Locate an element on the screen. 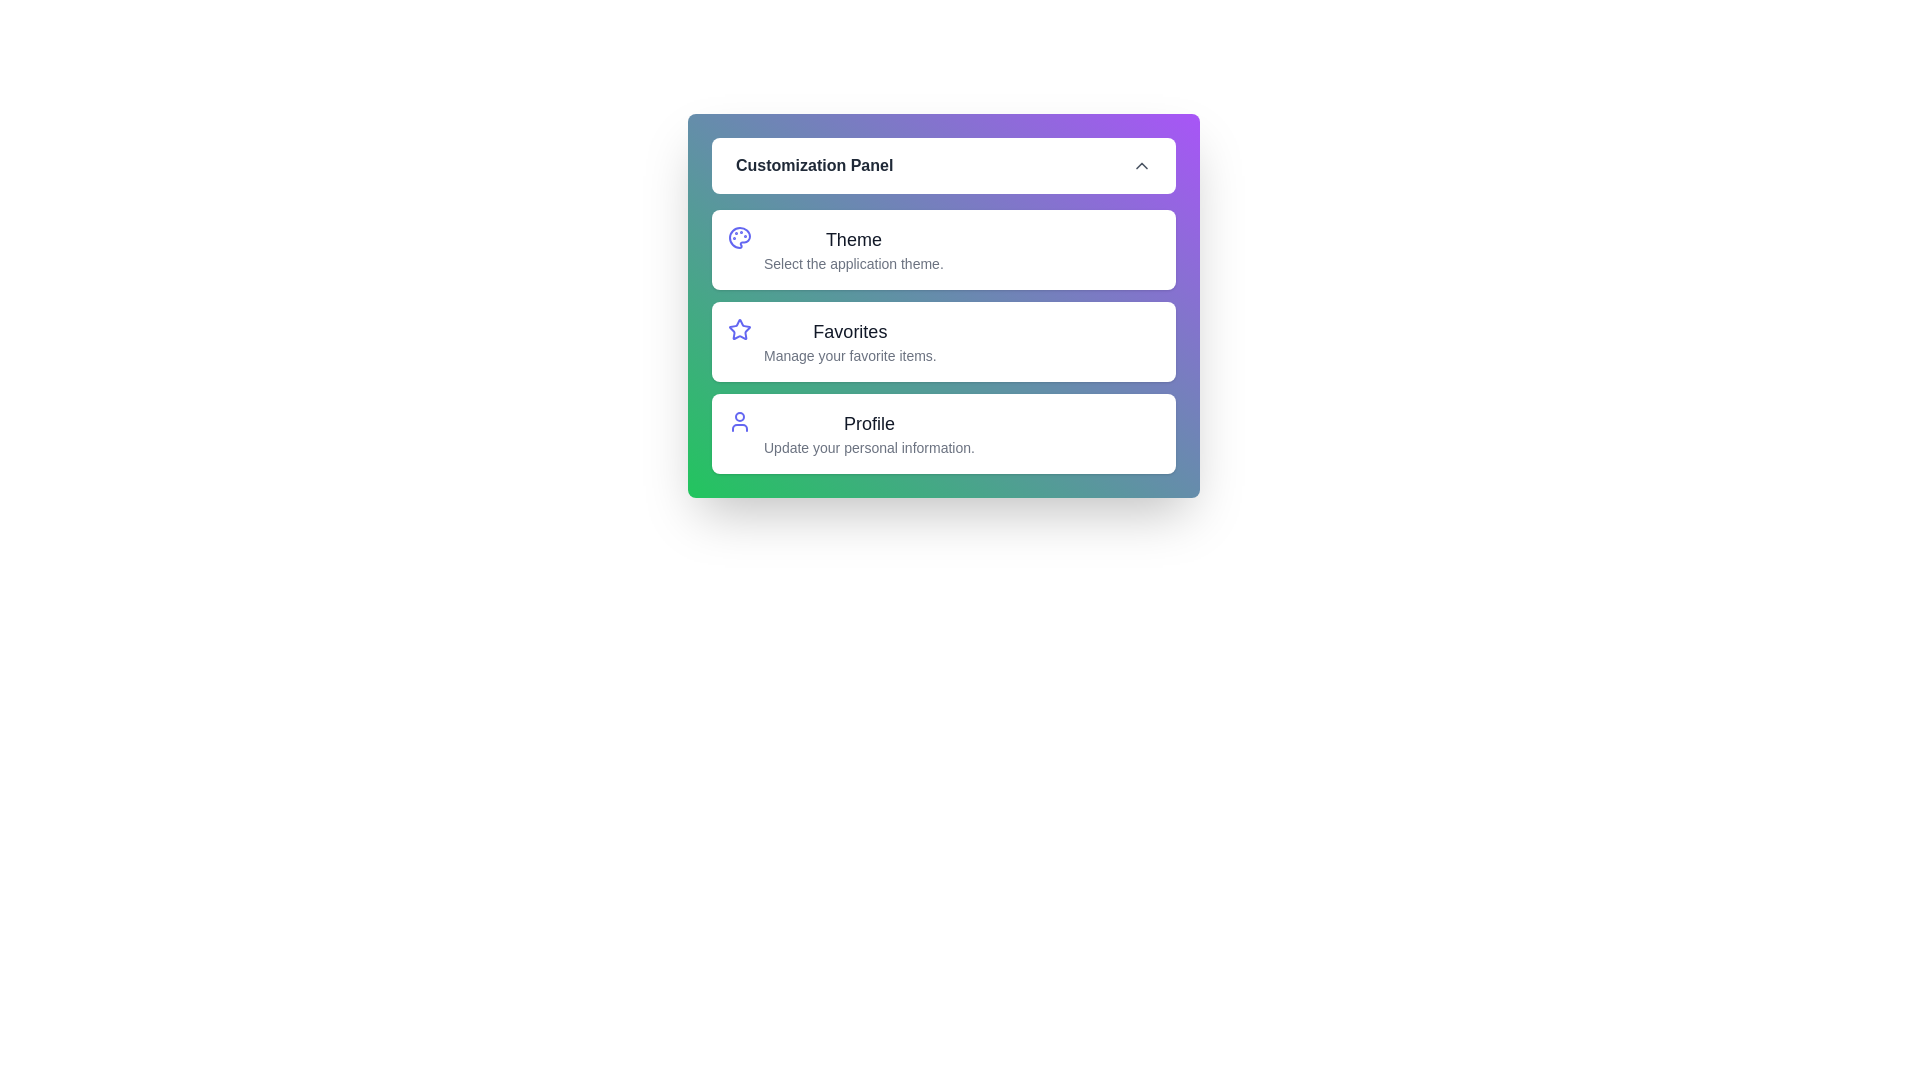 This screenshot has width=1920, height=1080. the 'Profile' option to update personal information is located at coordinates (943, 433).